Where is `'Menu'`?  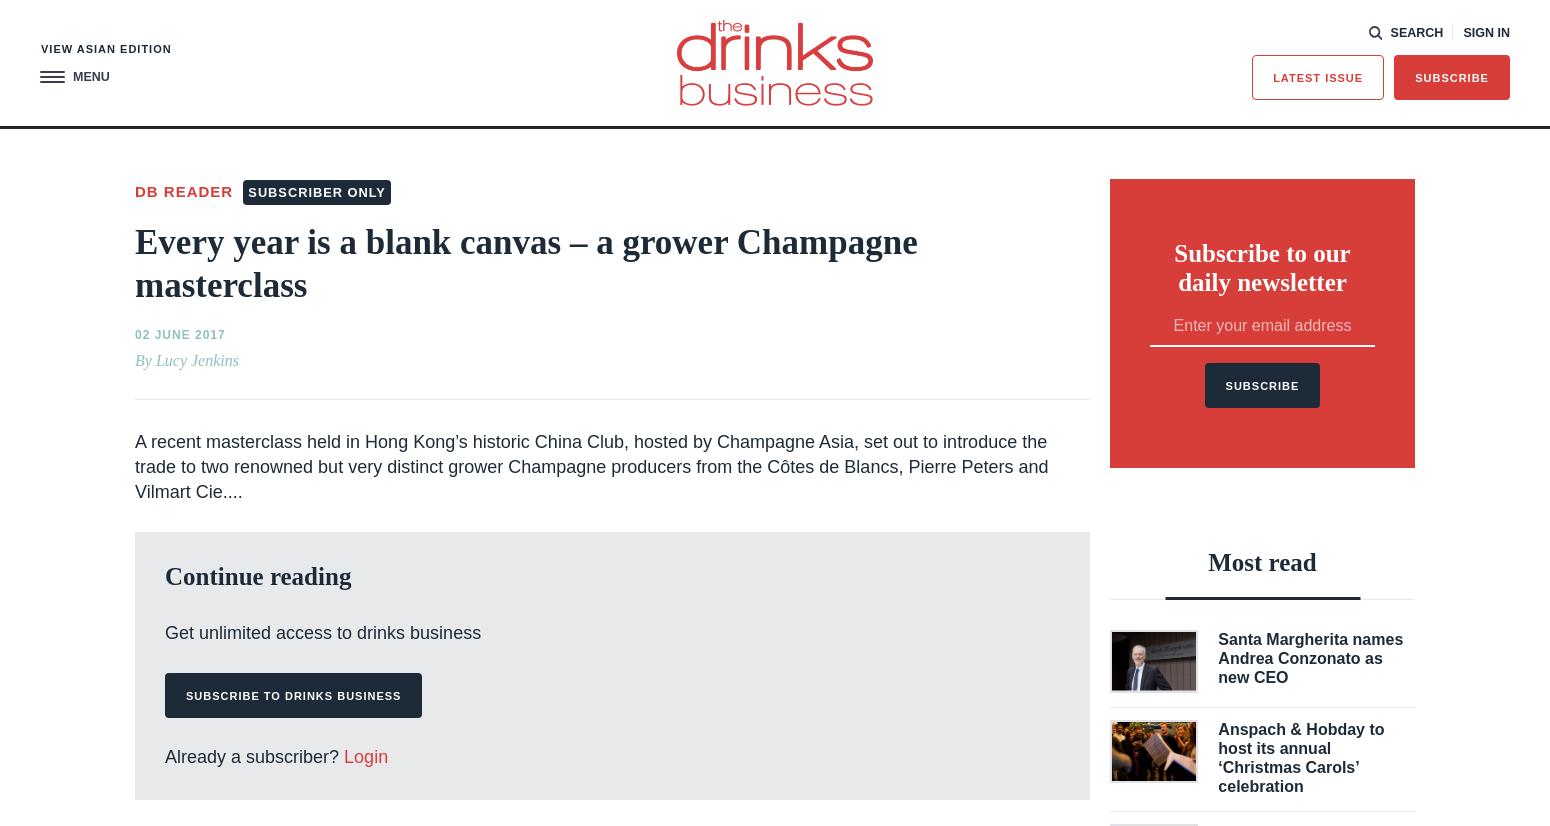
'Menu' is located at coordinates (72, 75).